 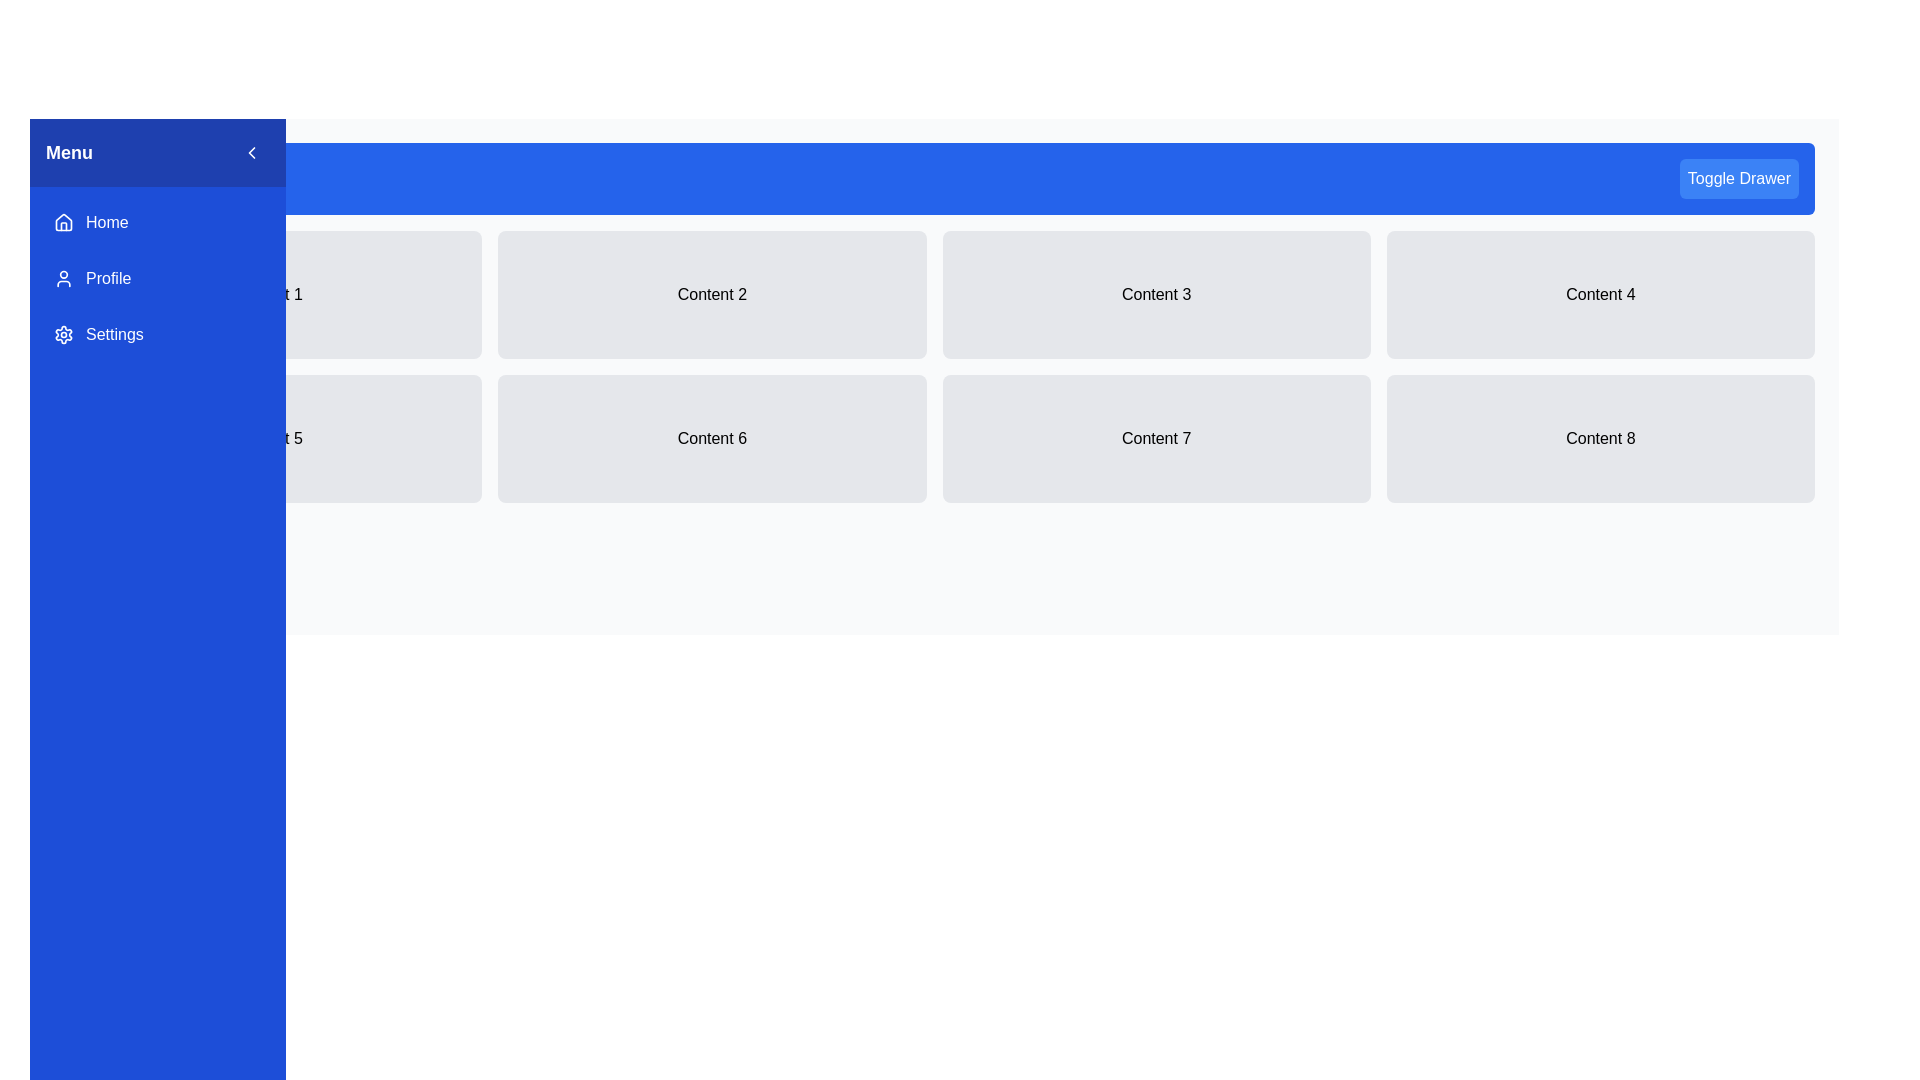 What do you see at coordinates (157, 334) in the screenshot?
I see `the 'Settings' button, which is the third item in a vertical list of three menu options in the sidebar, positioned below the 'Profile' option` at bounding box center [157, 334].